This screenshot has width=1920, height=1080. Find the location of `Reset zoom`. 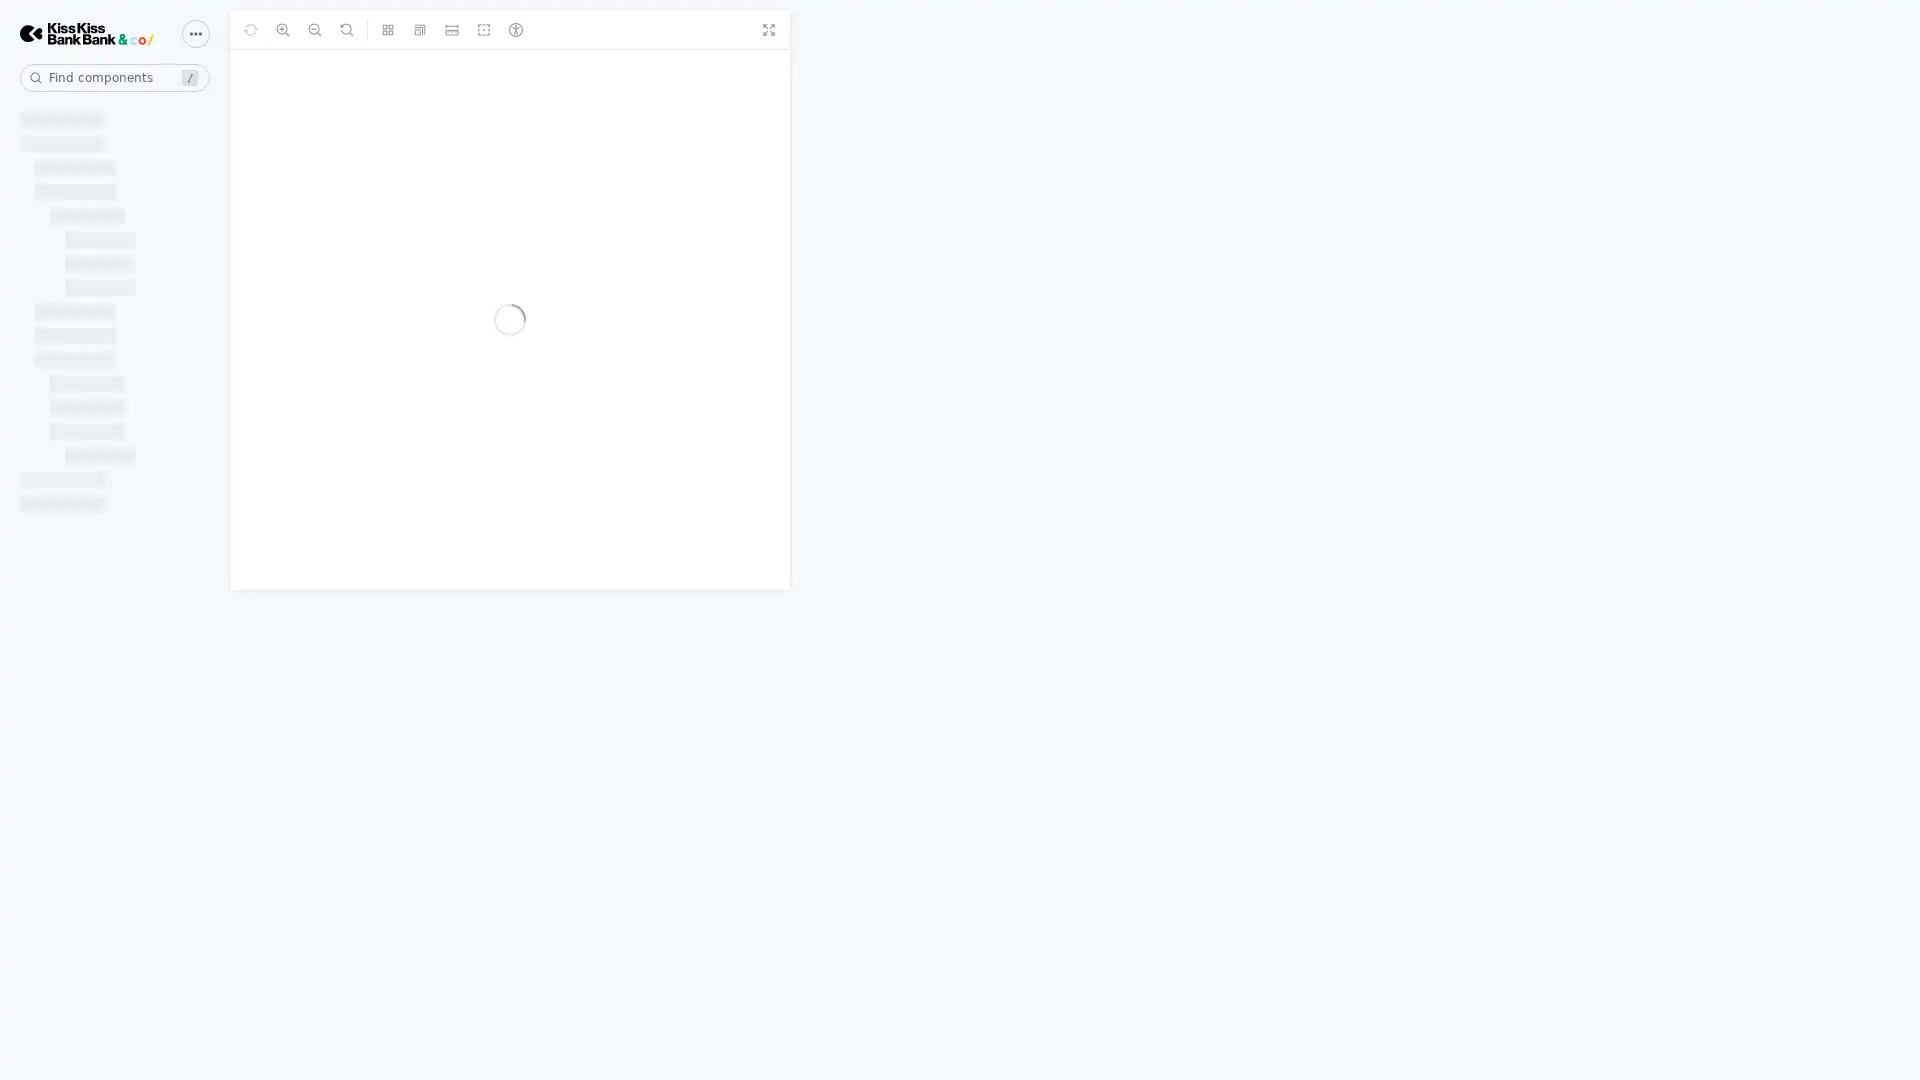

Reset zoom is located at coordinates (502, 30).